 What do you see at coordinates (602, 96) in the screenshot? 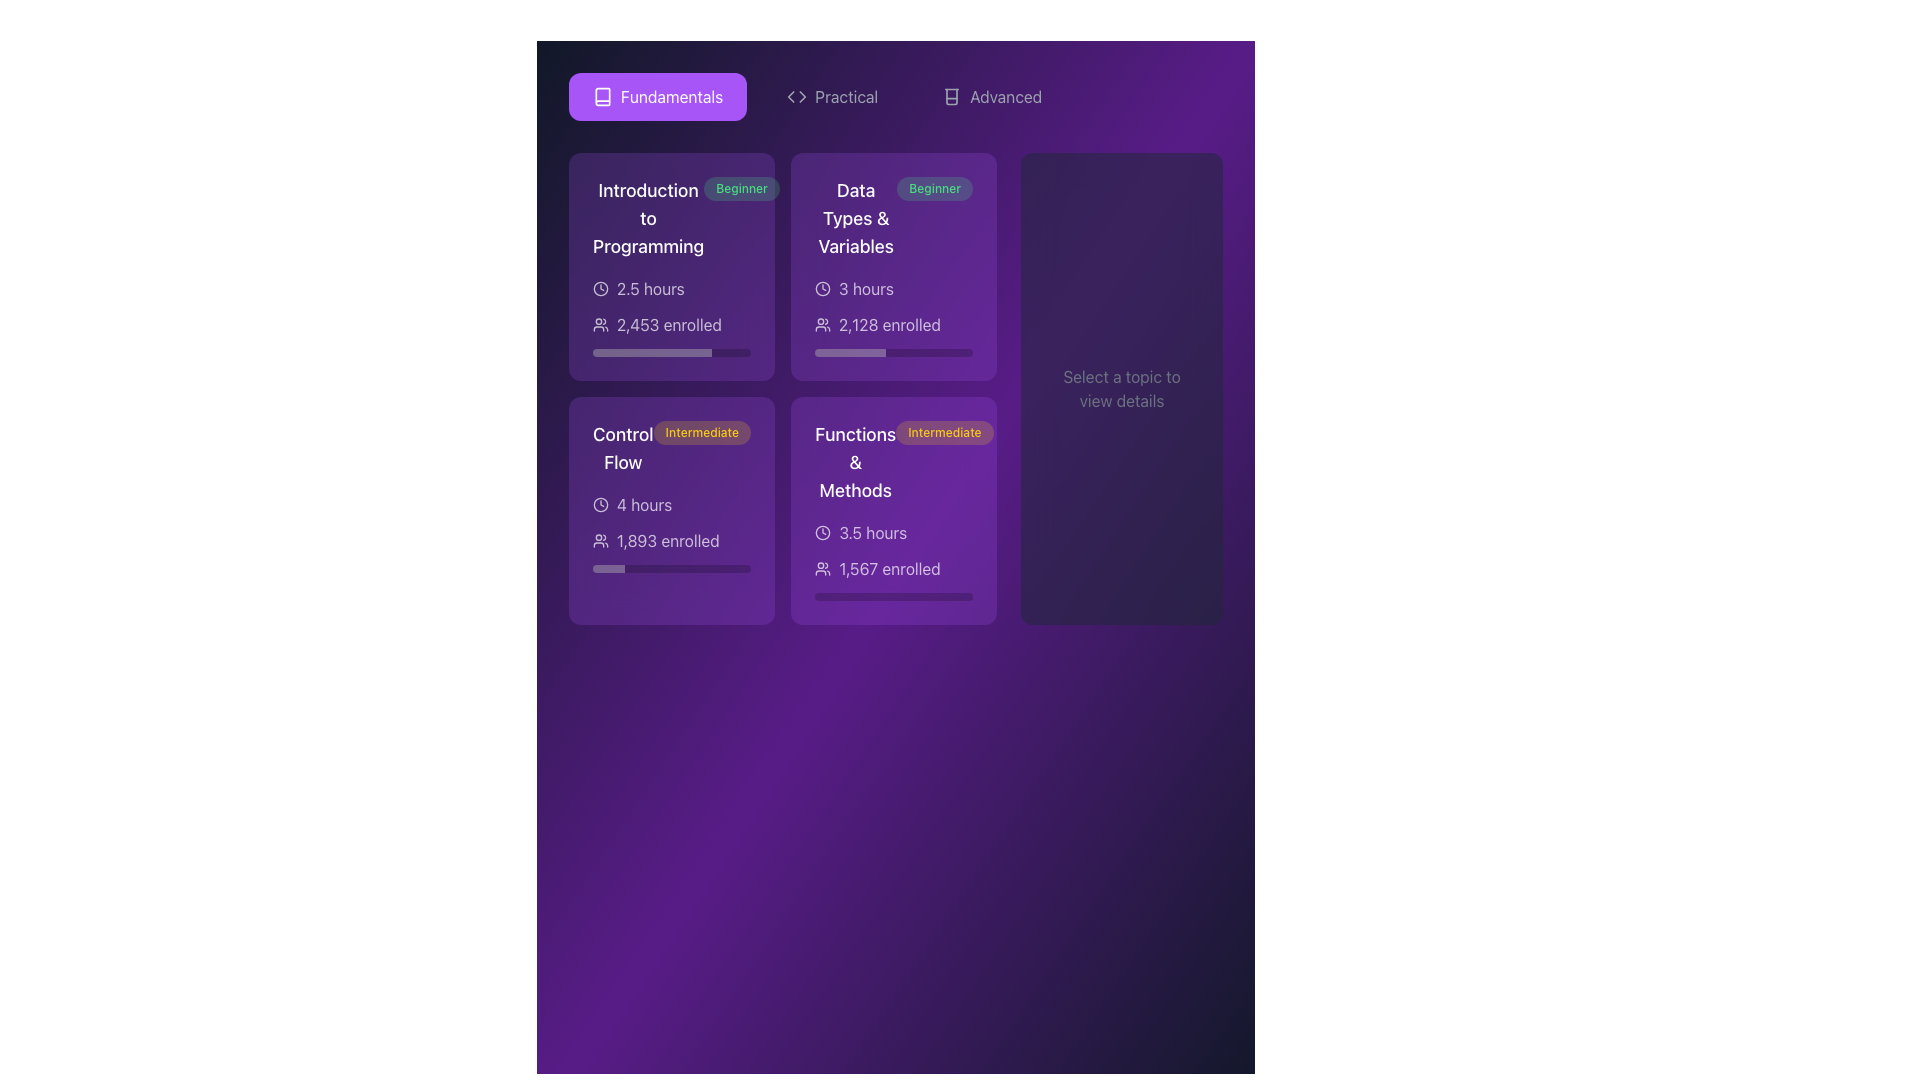
I see `the book icon within the purple 'Fundamentals' button located at the top-left corner of the user interface` at bounding box center [602, 96].